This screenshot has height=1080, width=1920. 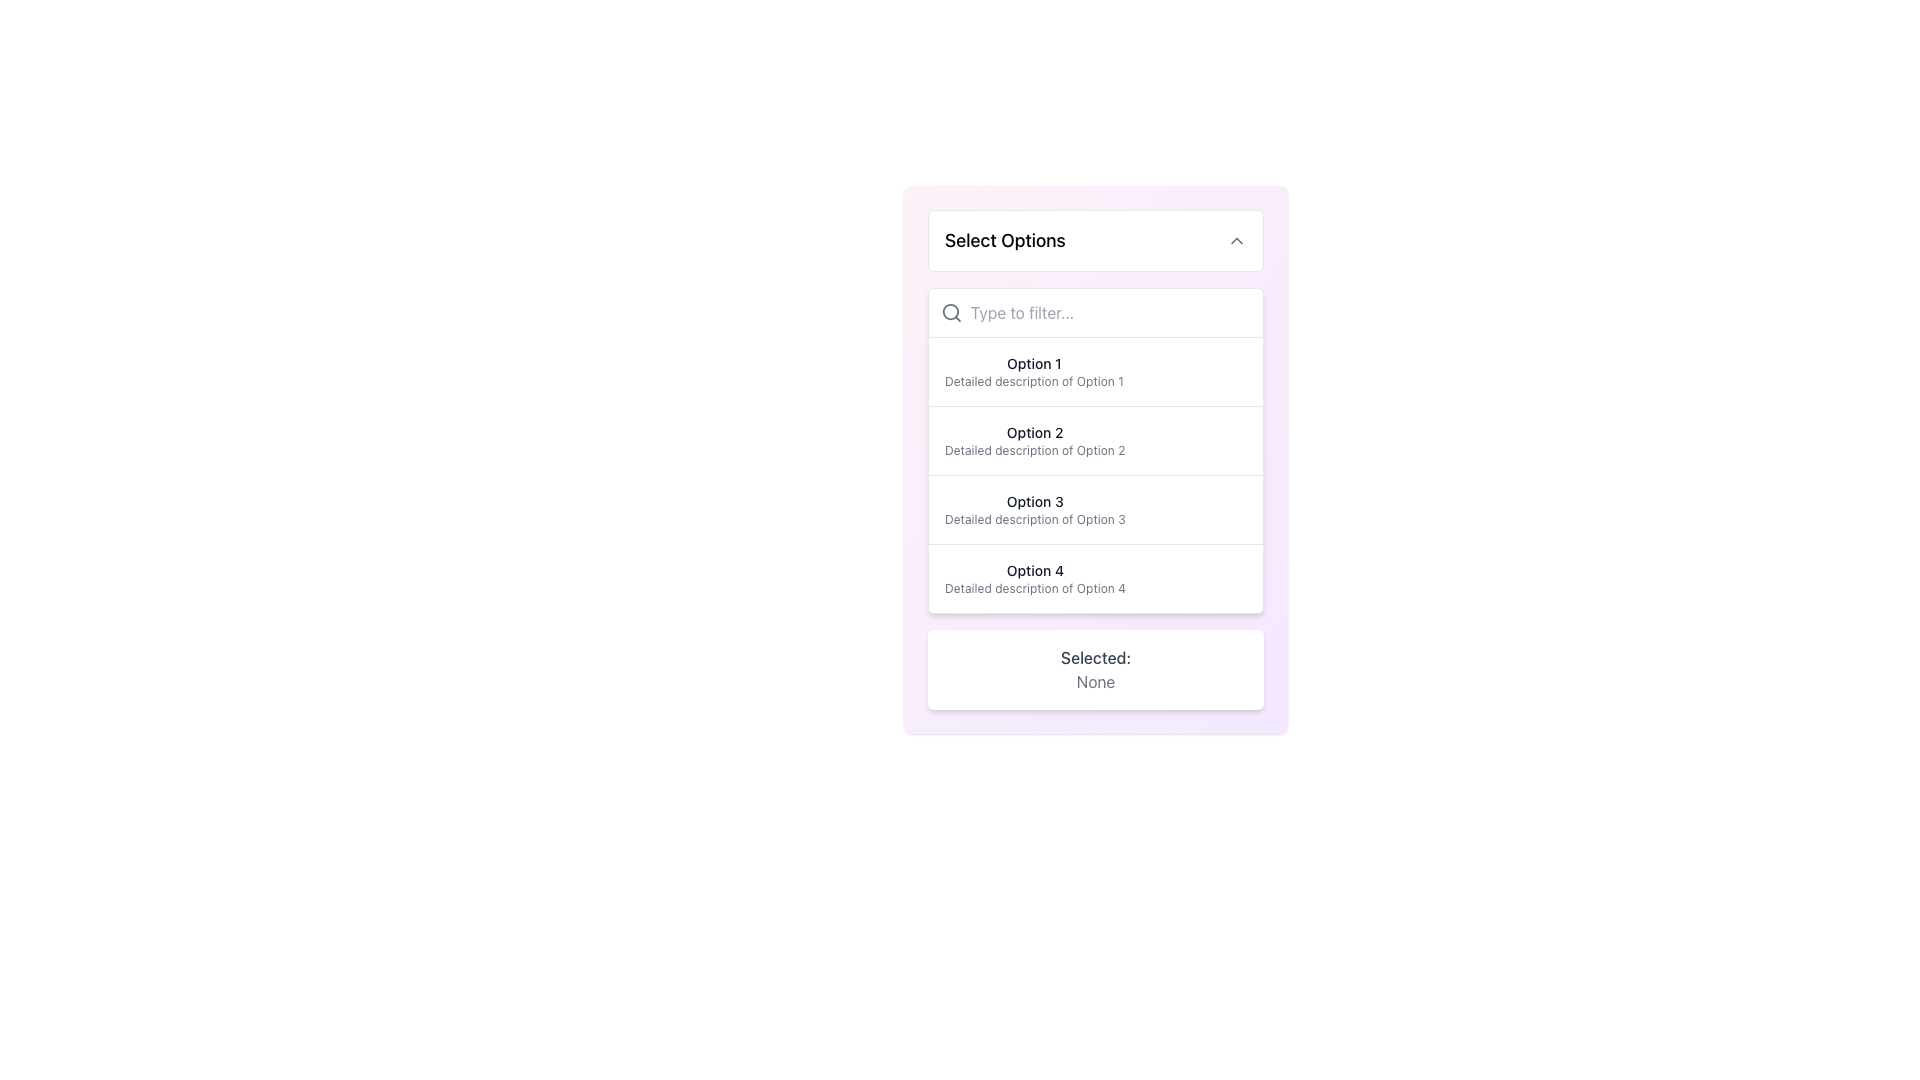 What do you see at coordinates (1035, 570) in the screenshot?
I see `the Static Text Label that serves as a label for the fourth option in the list, which is located below the third option in a vertically stacked list` at bounding box center [1035, 570].